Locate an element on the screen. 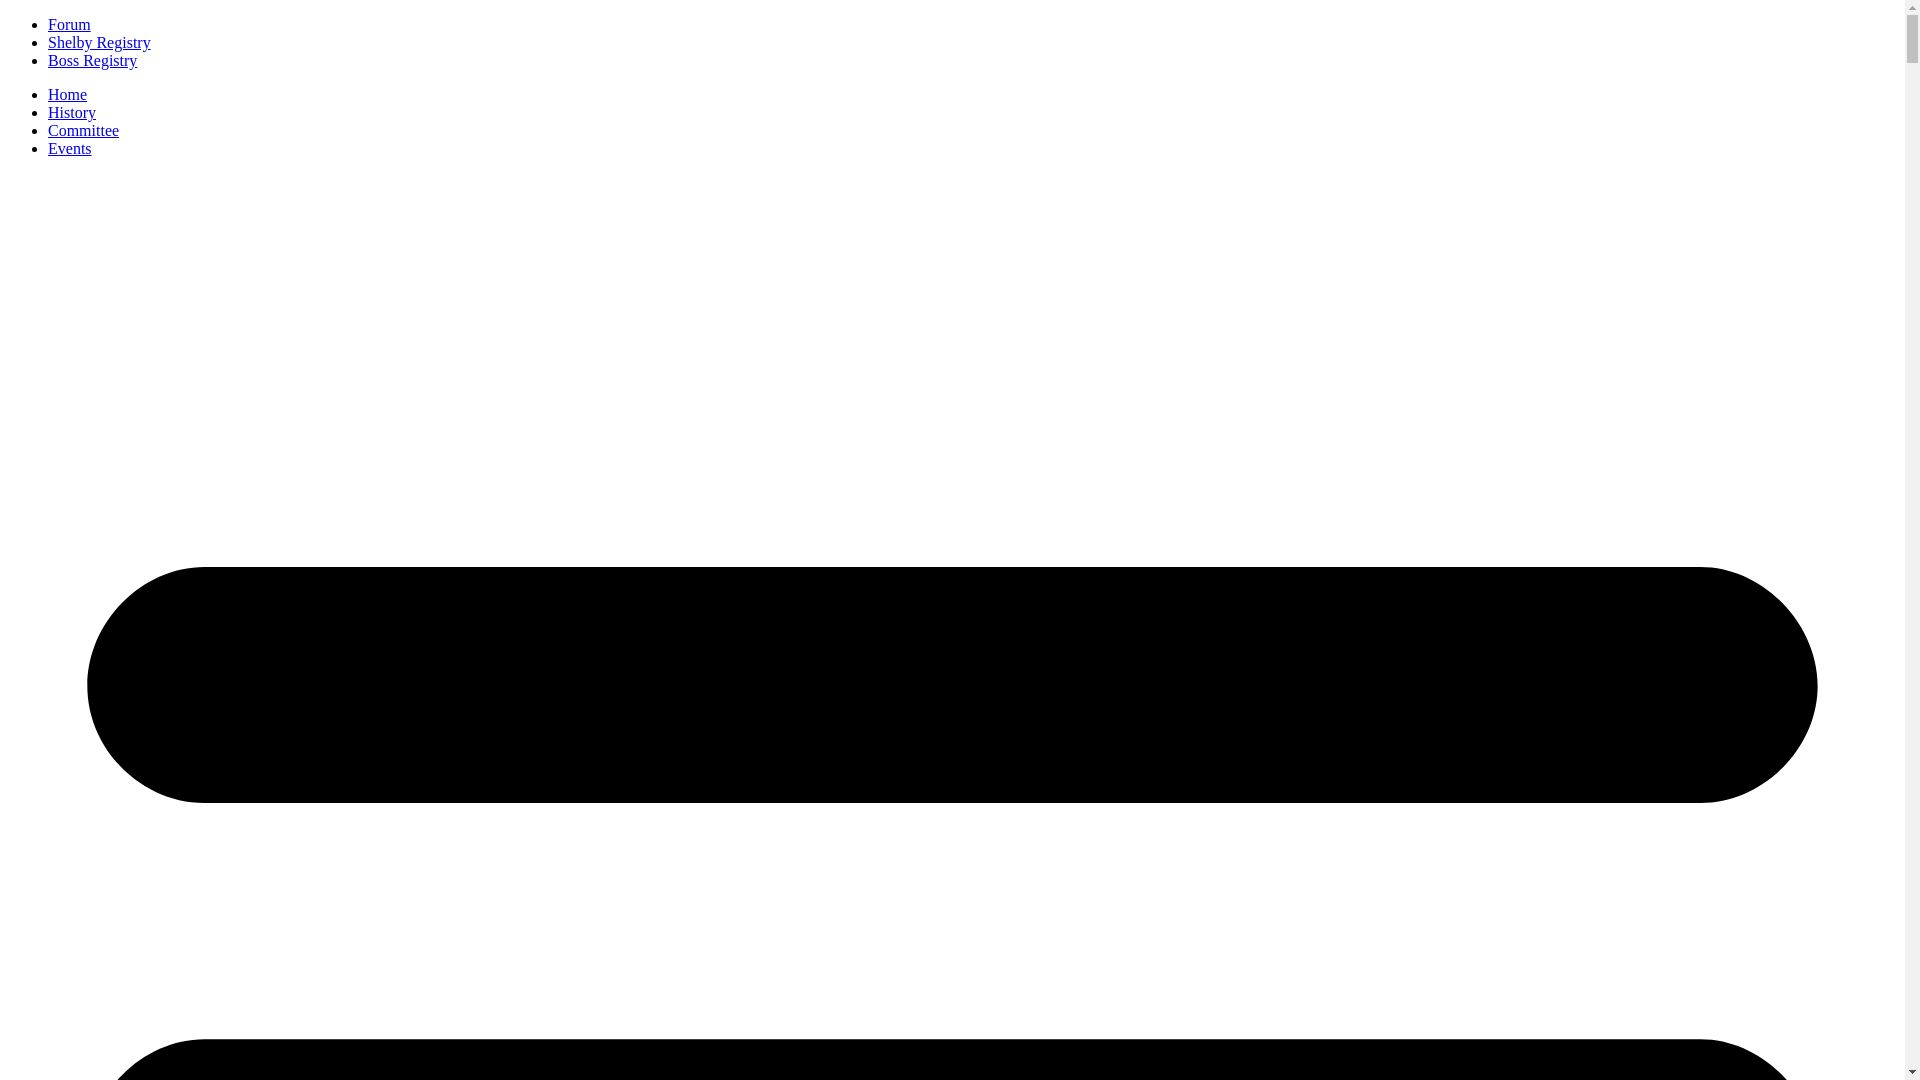 The image size is (1920, 1080). 'Committee' is located at coordinates (82, 130).